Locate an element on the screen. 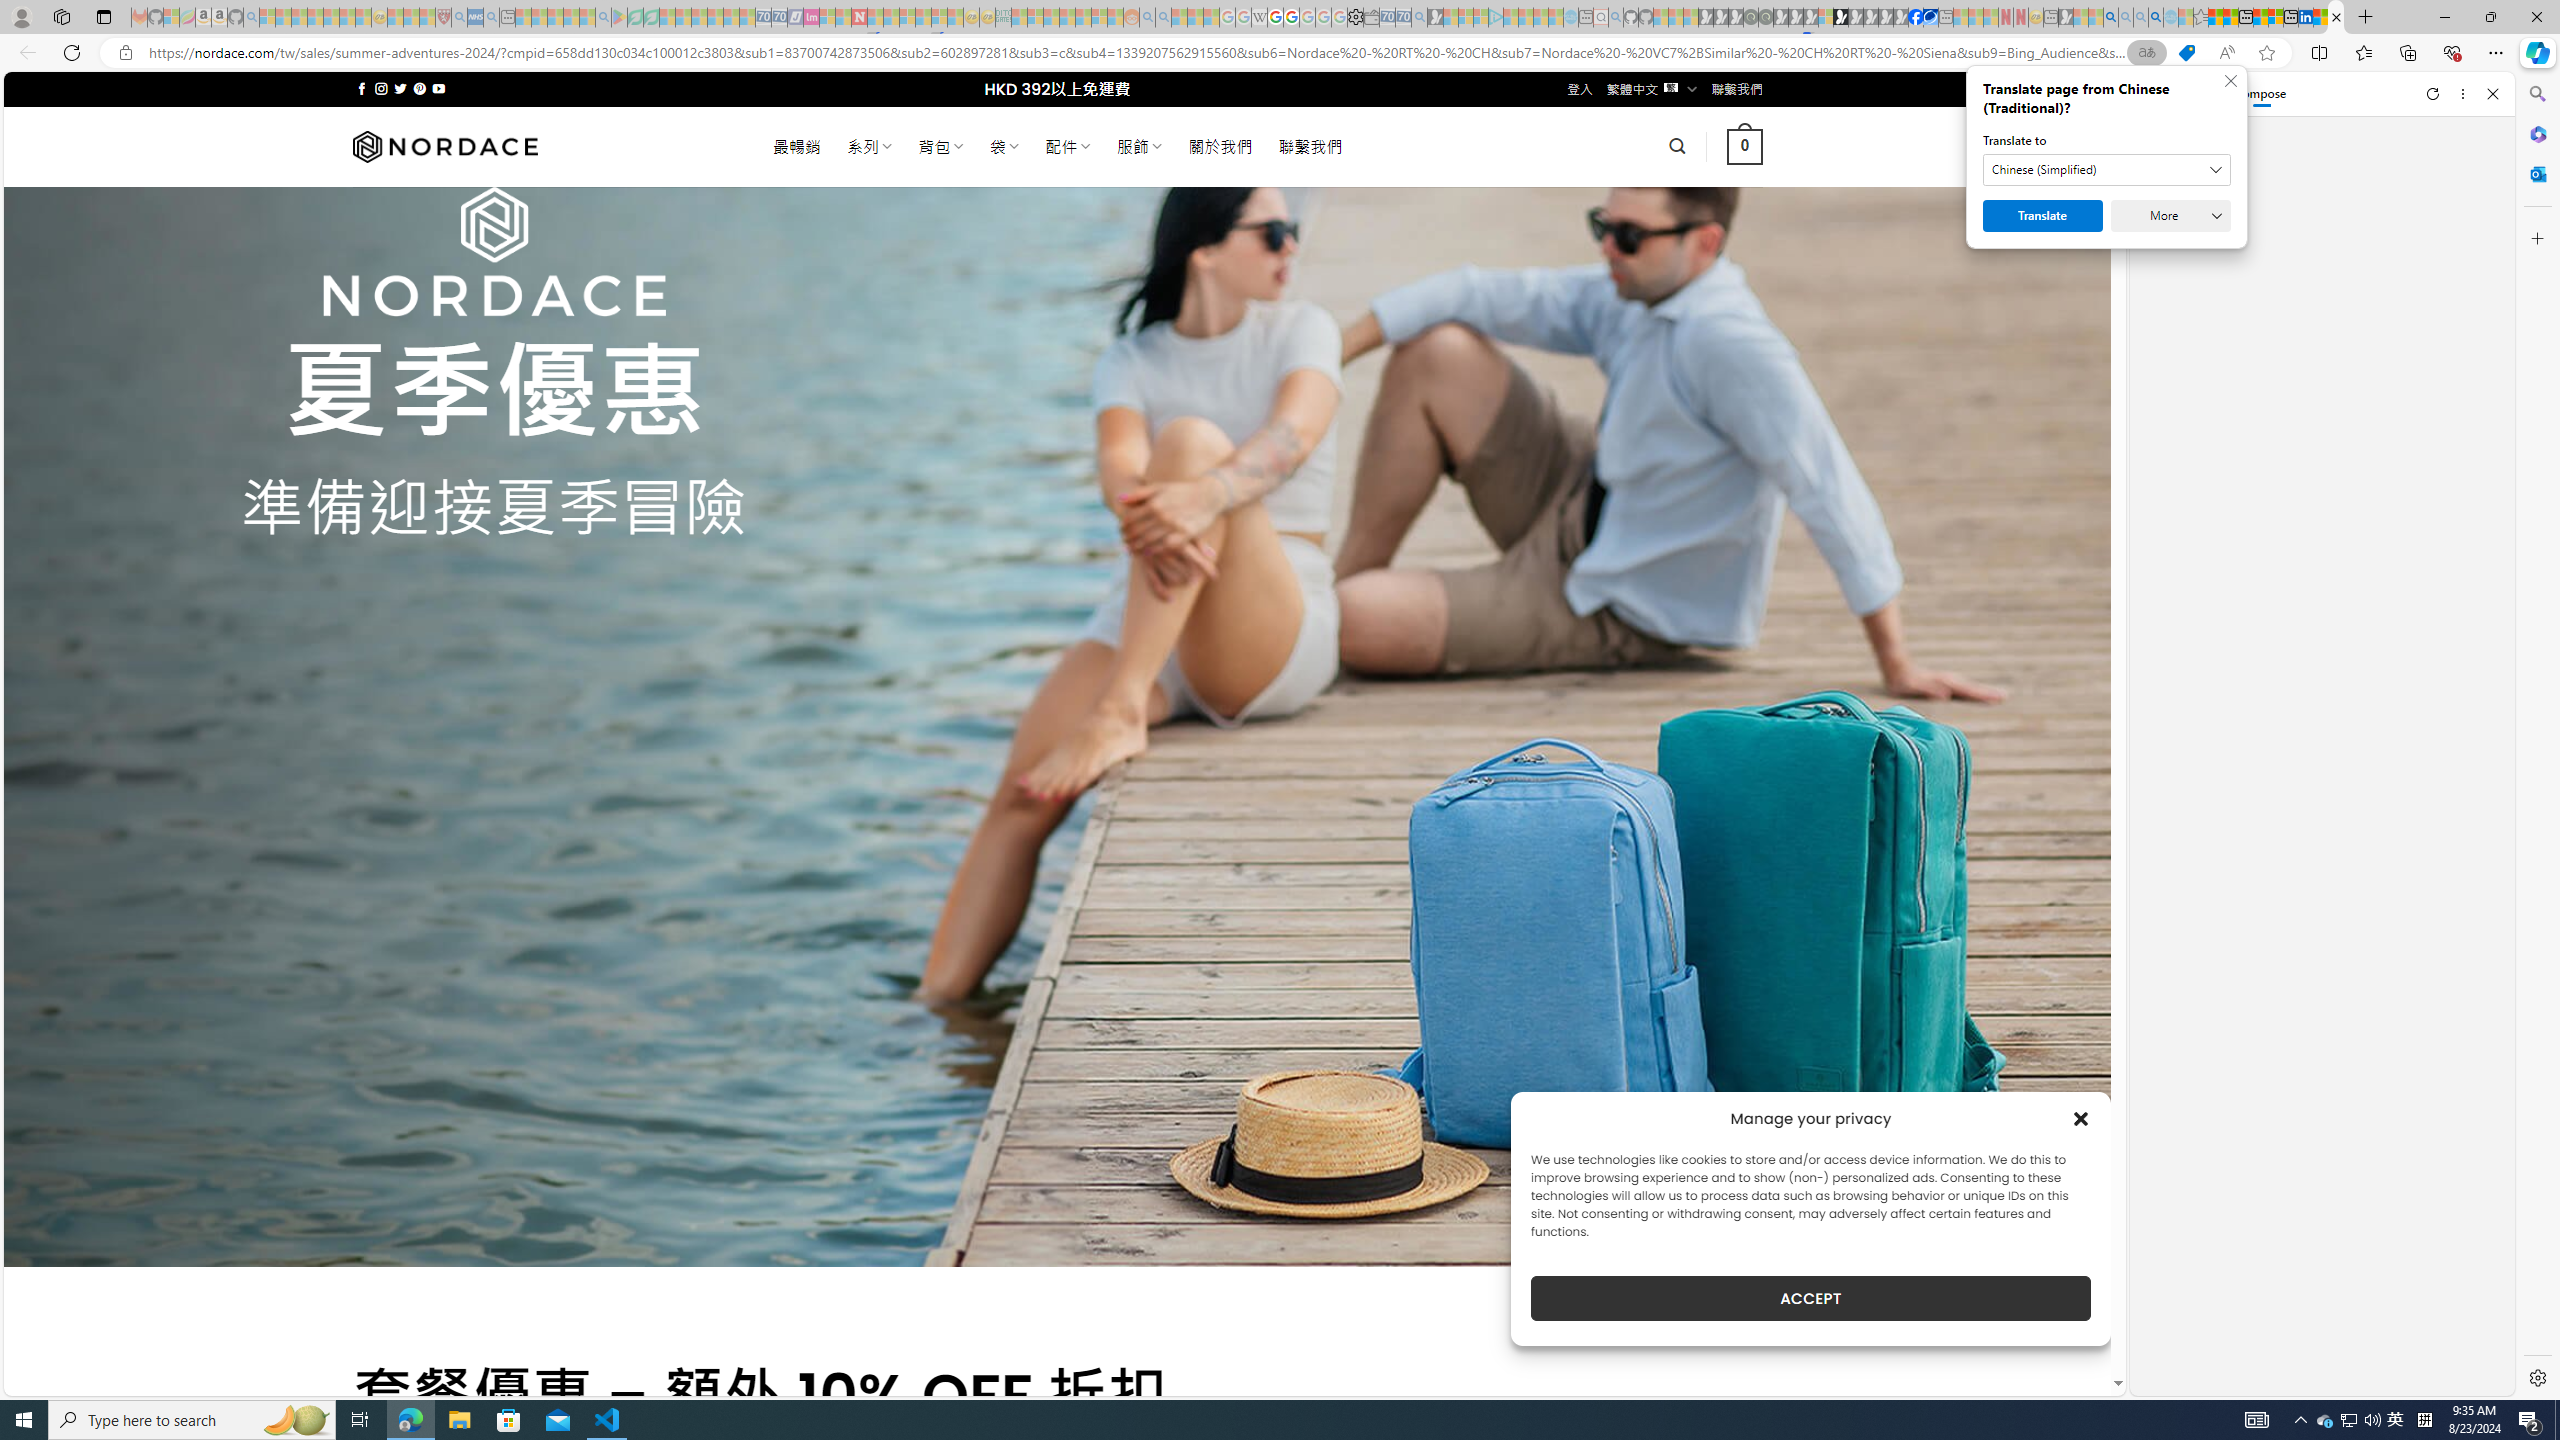  'Follow on Twitter' is located at coordinates (399, 88).